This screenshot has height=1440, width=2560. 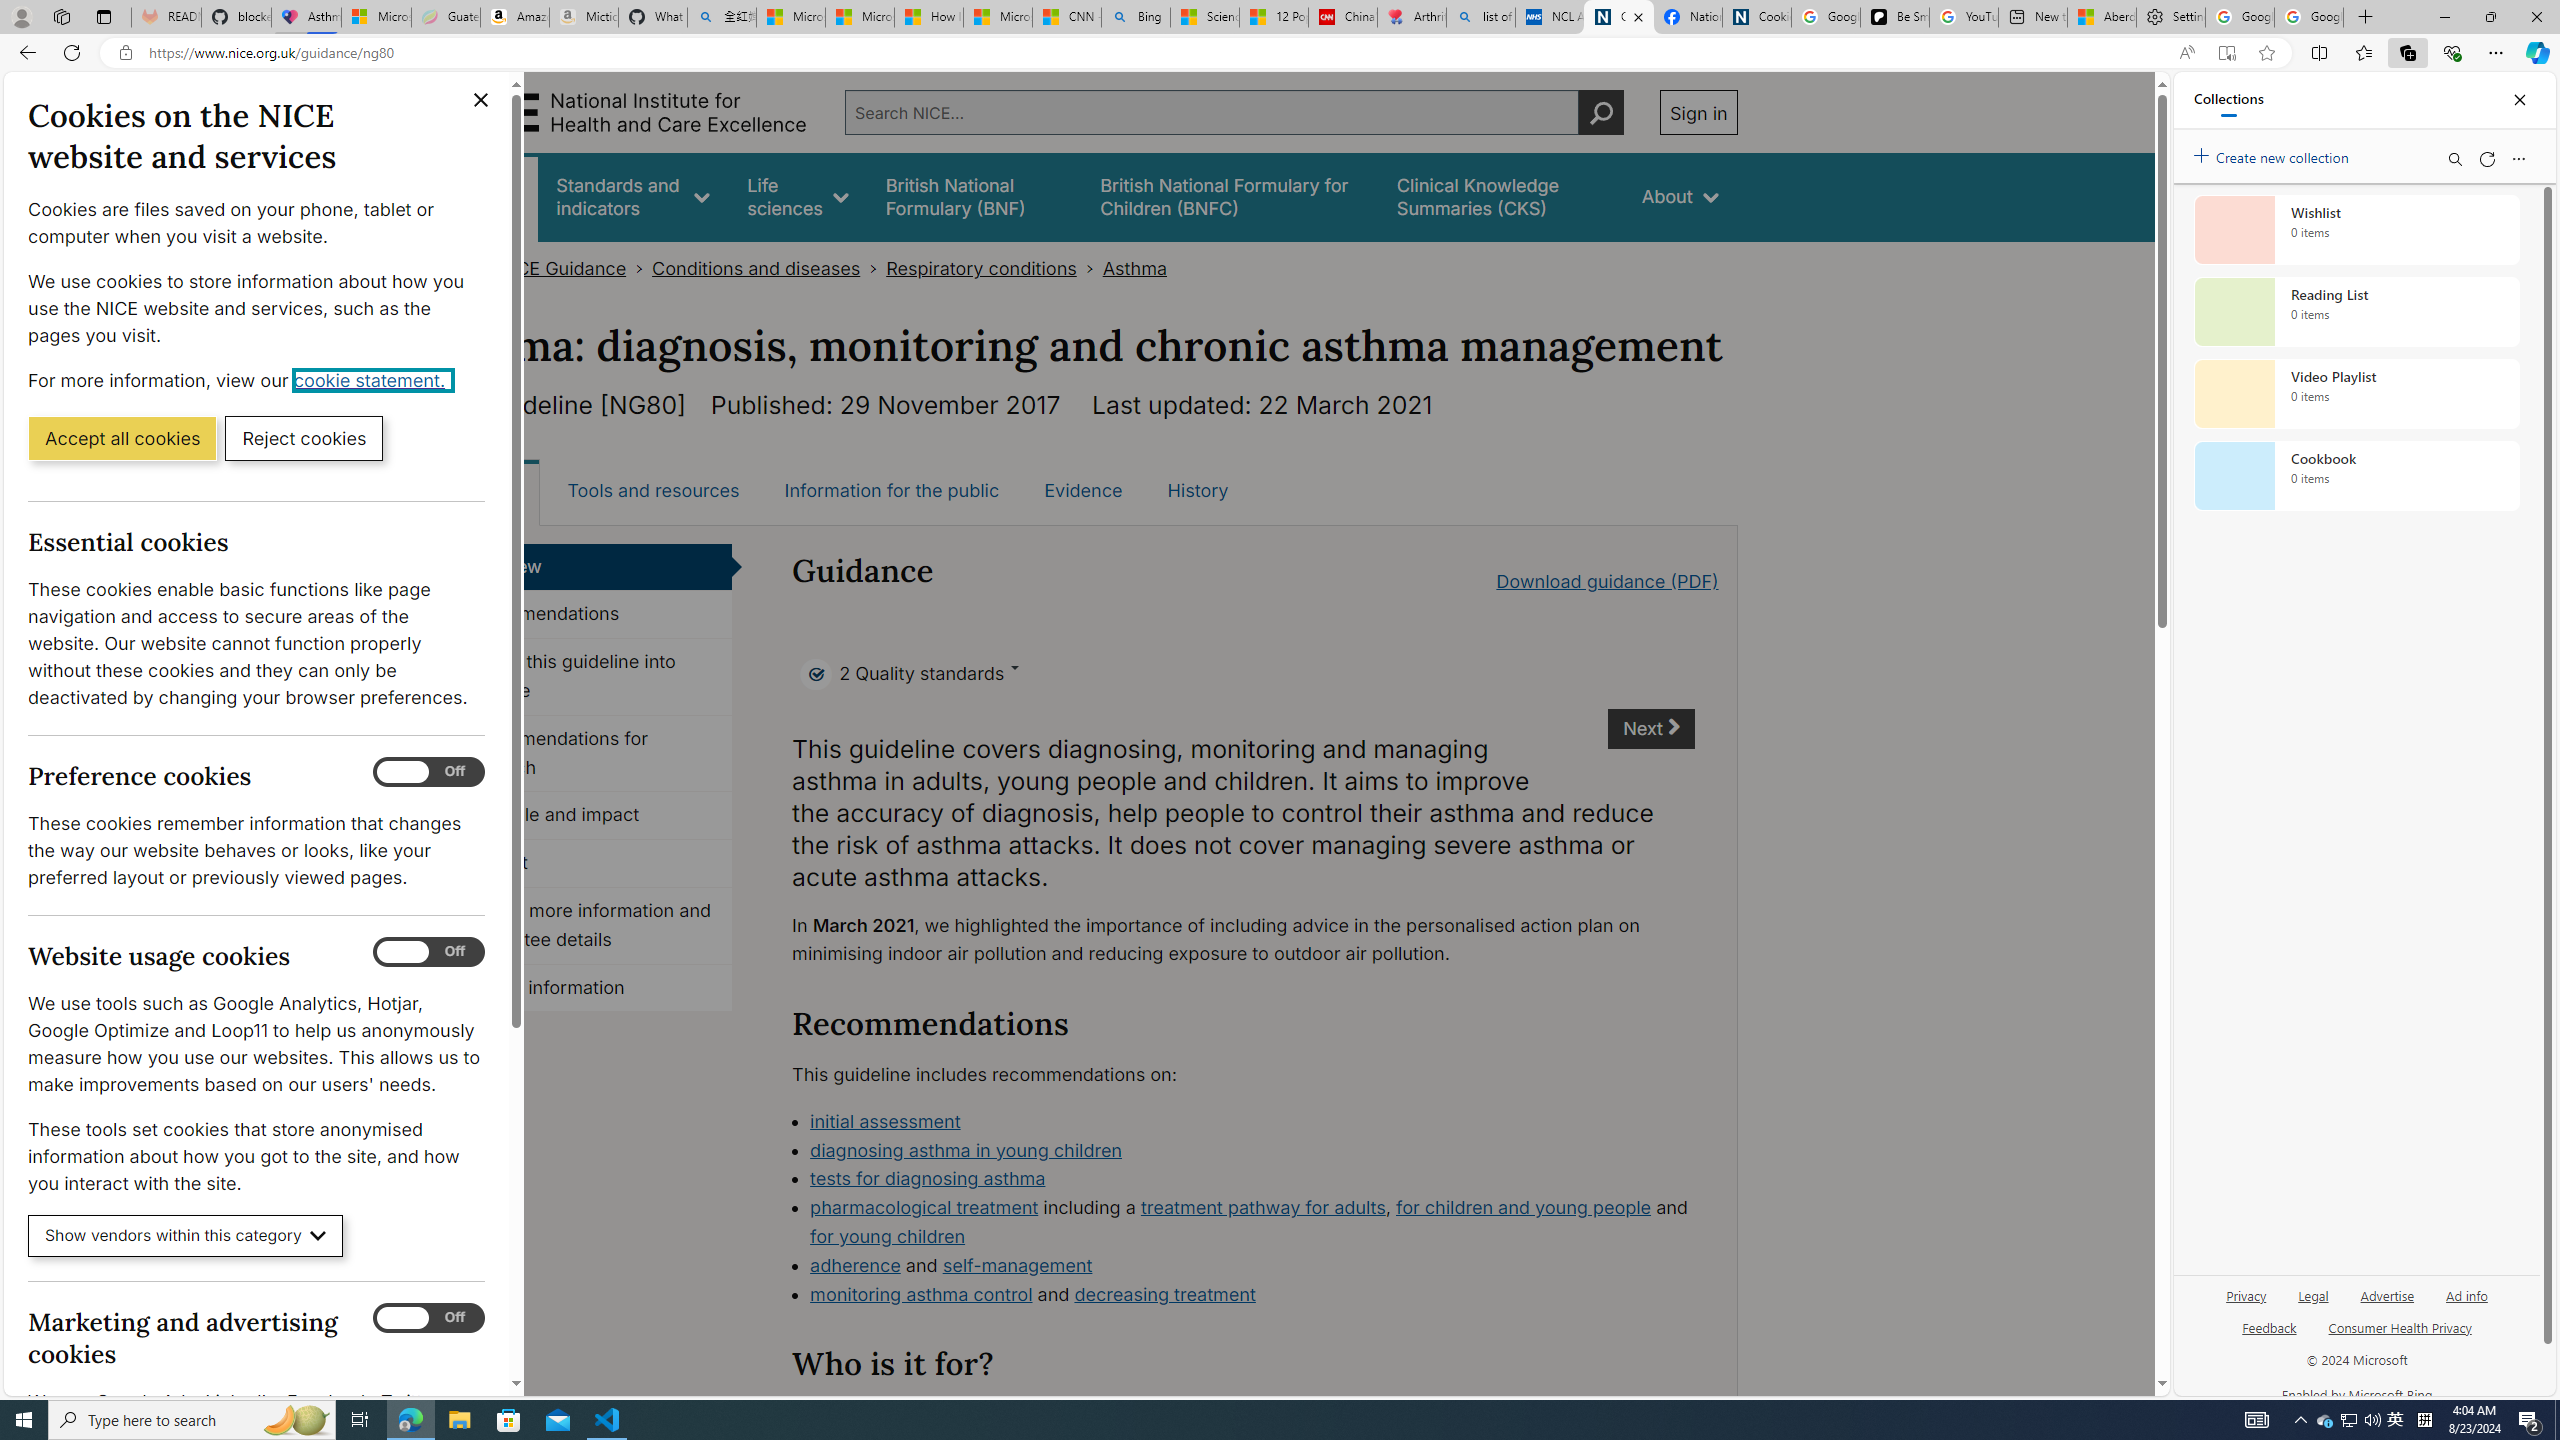 What do you see at coordinates (652, 490) in the screenshot?
I see `'Tools and resources'` at bounding box center [652, 490].